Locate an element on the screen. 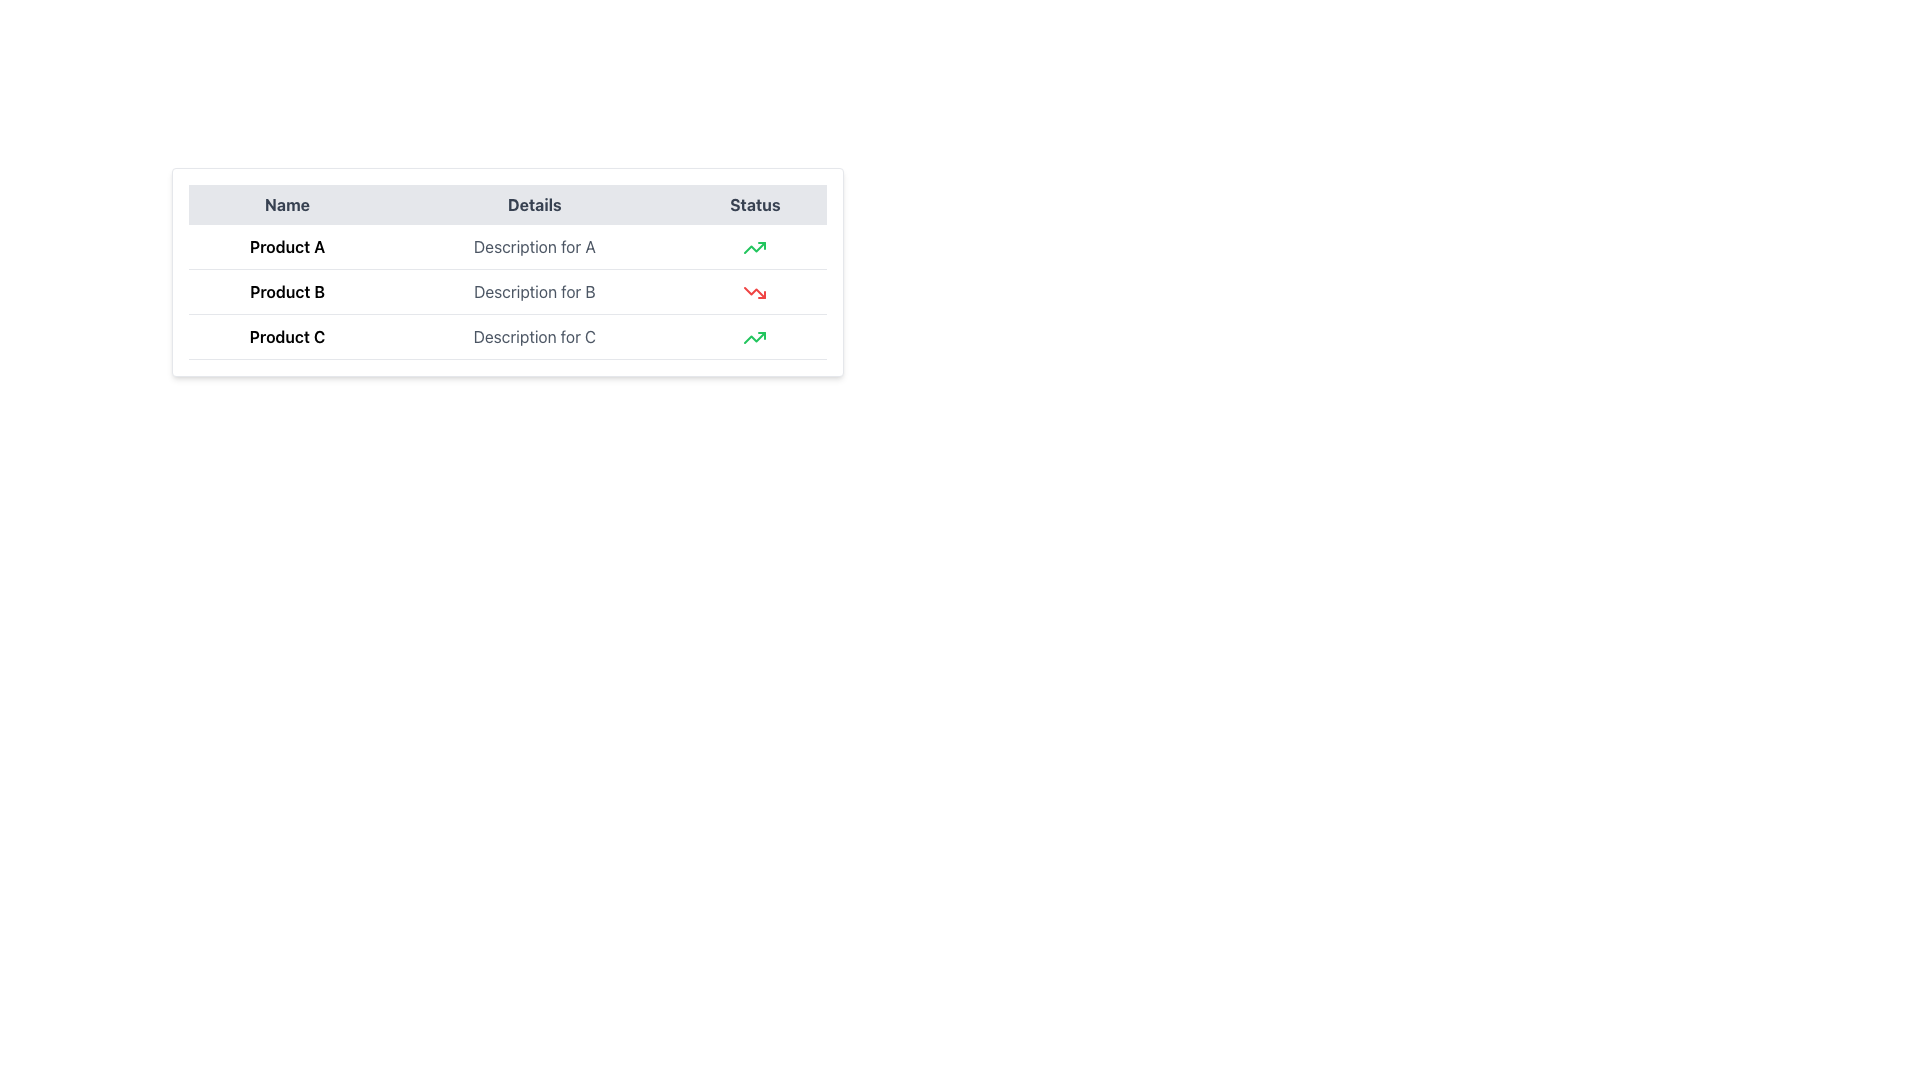  the green upward arrow icon in the 'Status' column, located in the third row of the table, indicating a positive trend for 'Product C' is located at coordinates (754, 247).